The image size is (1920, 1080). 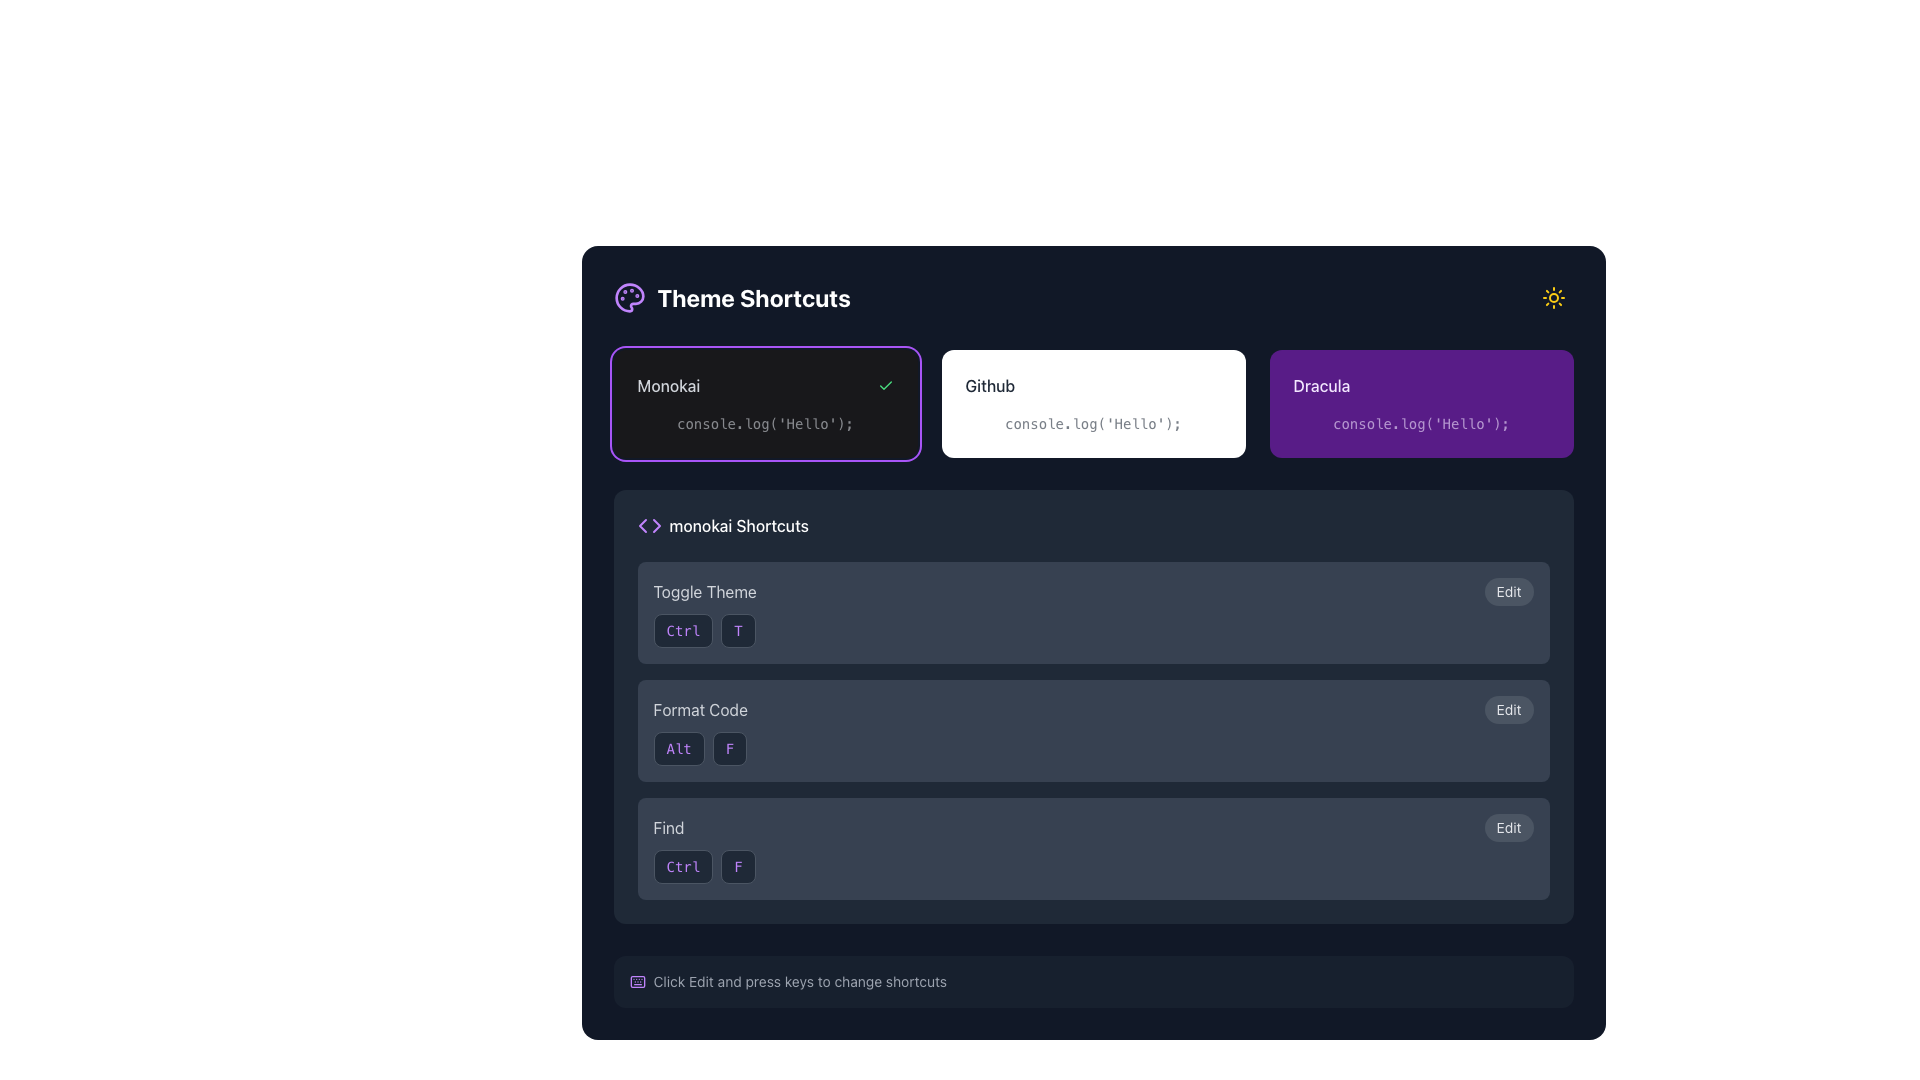 I want to click on the 'Edit' button located in the bottommost row of the 'Find' shortcut section, so click(x=1509, y=828).